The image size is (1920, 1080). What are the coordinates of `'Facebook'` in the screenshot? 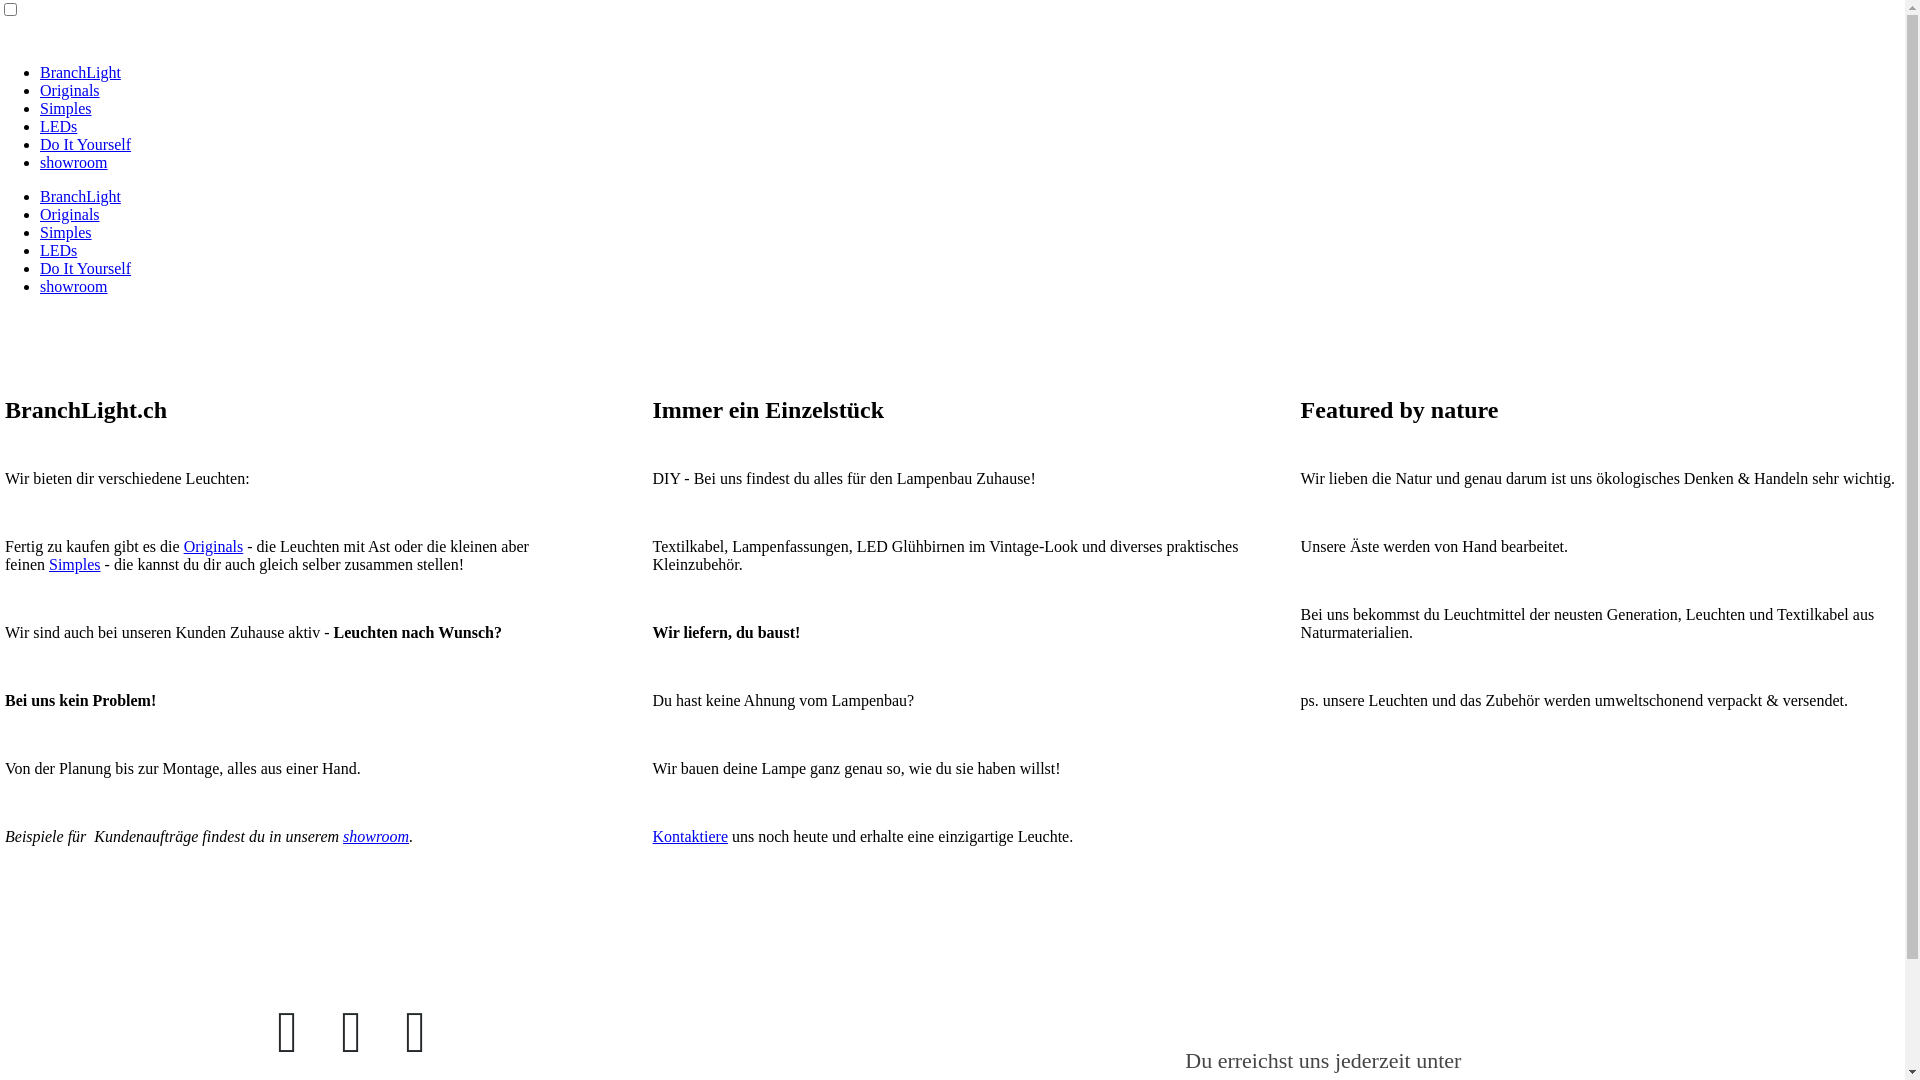 It's located at (258, 1033).